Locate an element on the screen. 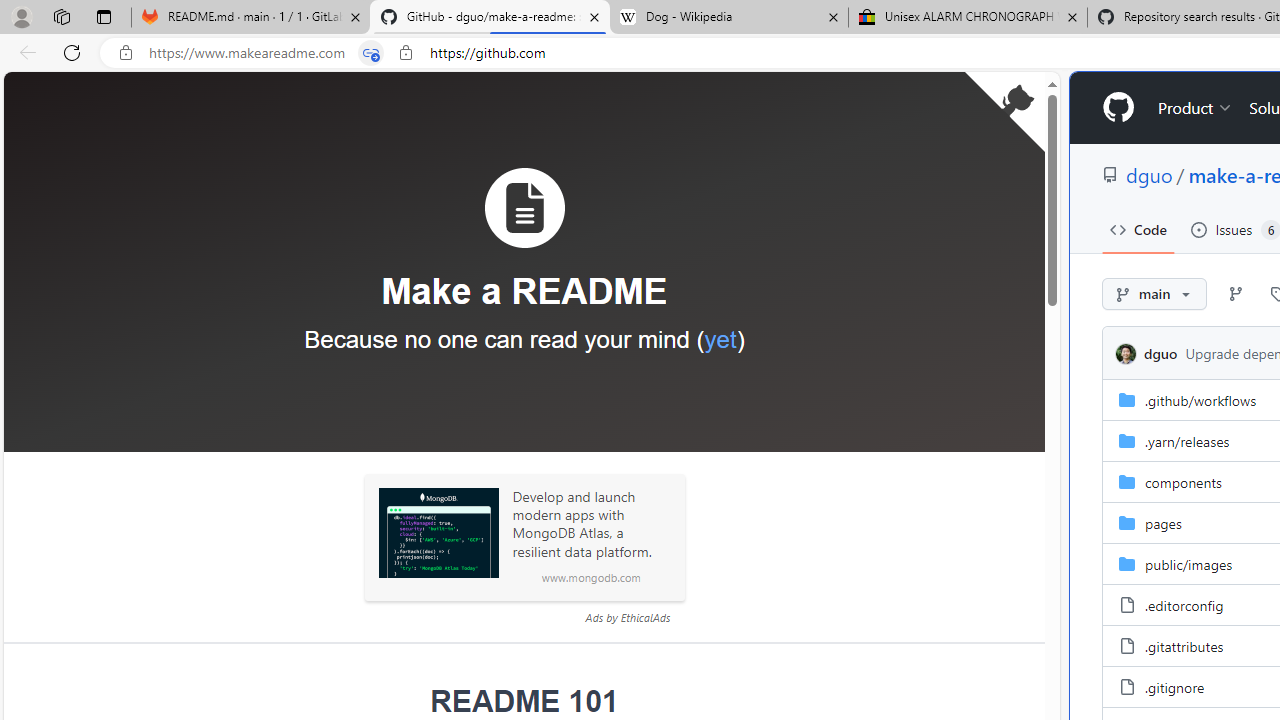 The width and height of the screenshot is (1280, 720). '.gitattributes, (File)' is located at coordinates (1184, 645).